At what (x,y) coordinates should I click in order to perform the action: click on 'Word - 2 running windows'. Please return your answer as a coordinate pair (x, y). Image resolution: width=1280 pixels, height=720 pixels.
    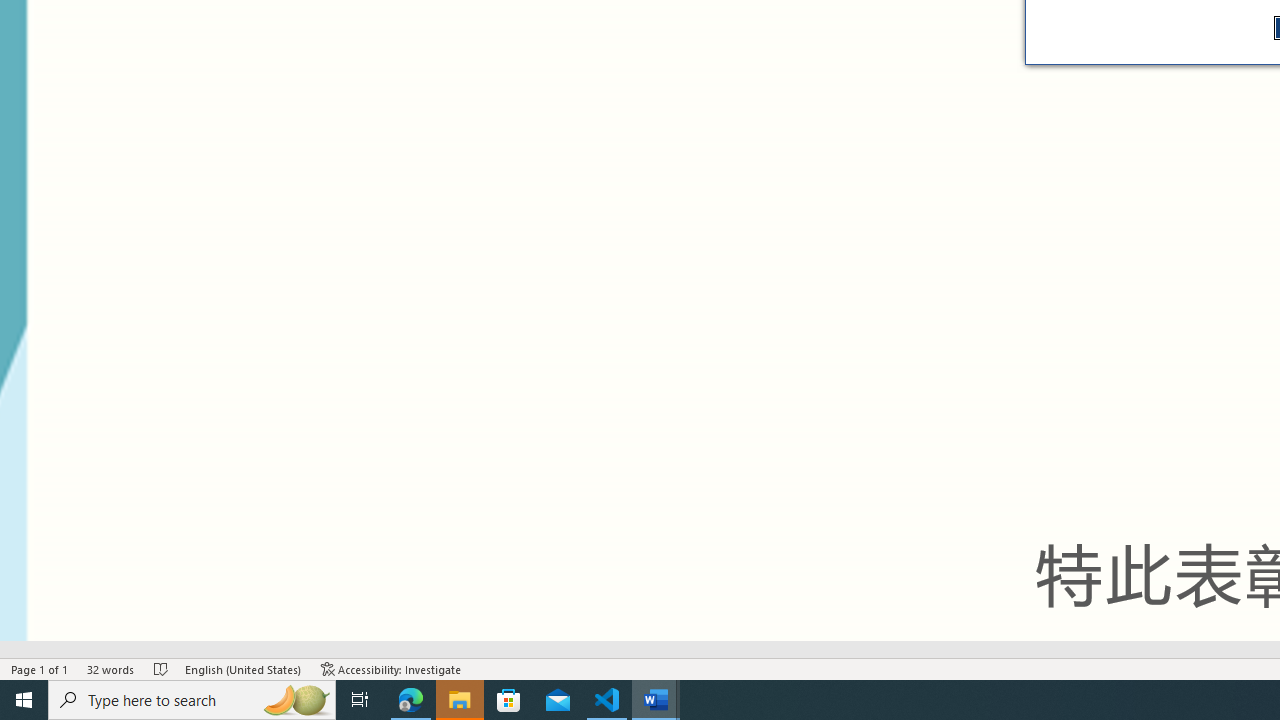
    Looking at the image, I should click on (656, 698).